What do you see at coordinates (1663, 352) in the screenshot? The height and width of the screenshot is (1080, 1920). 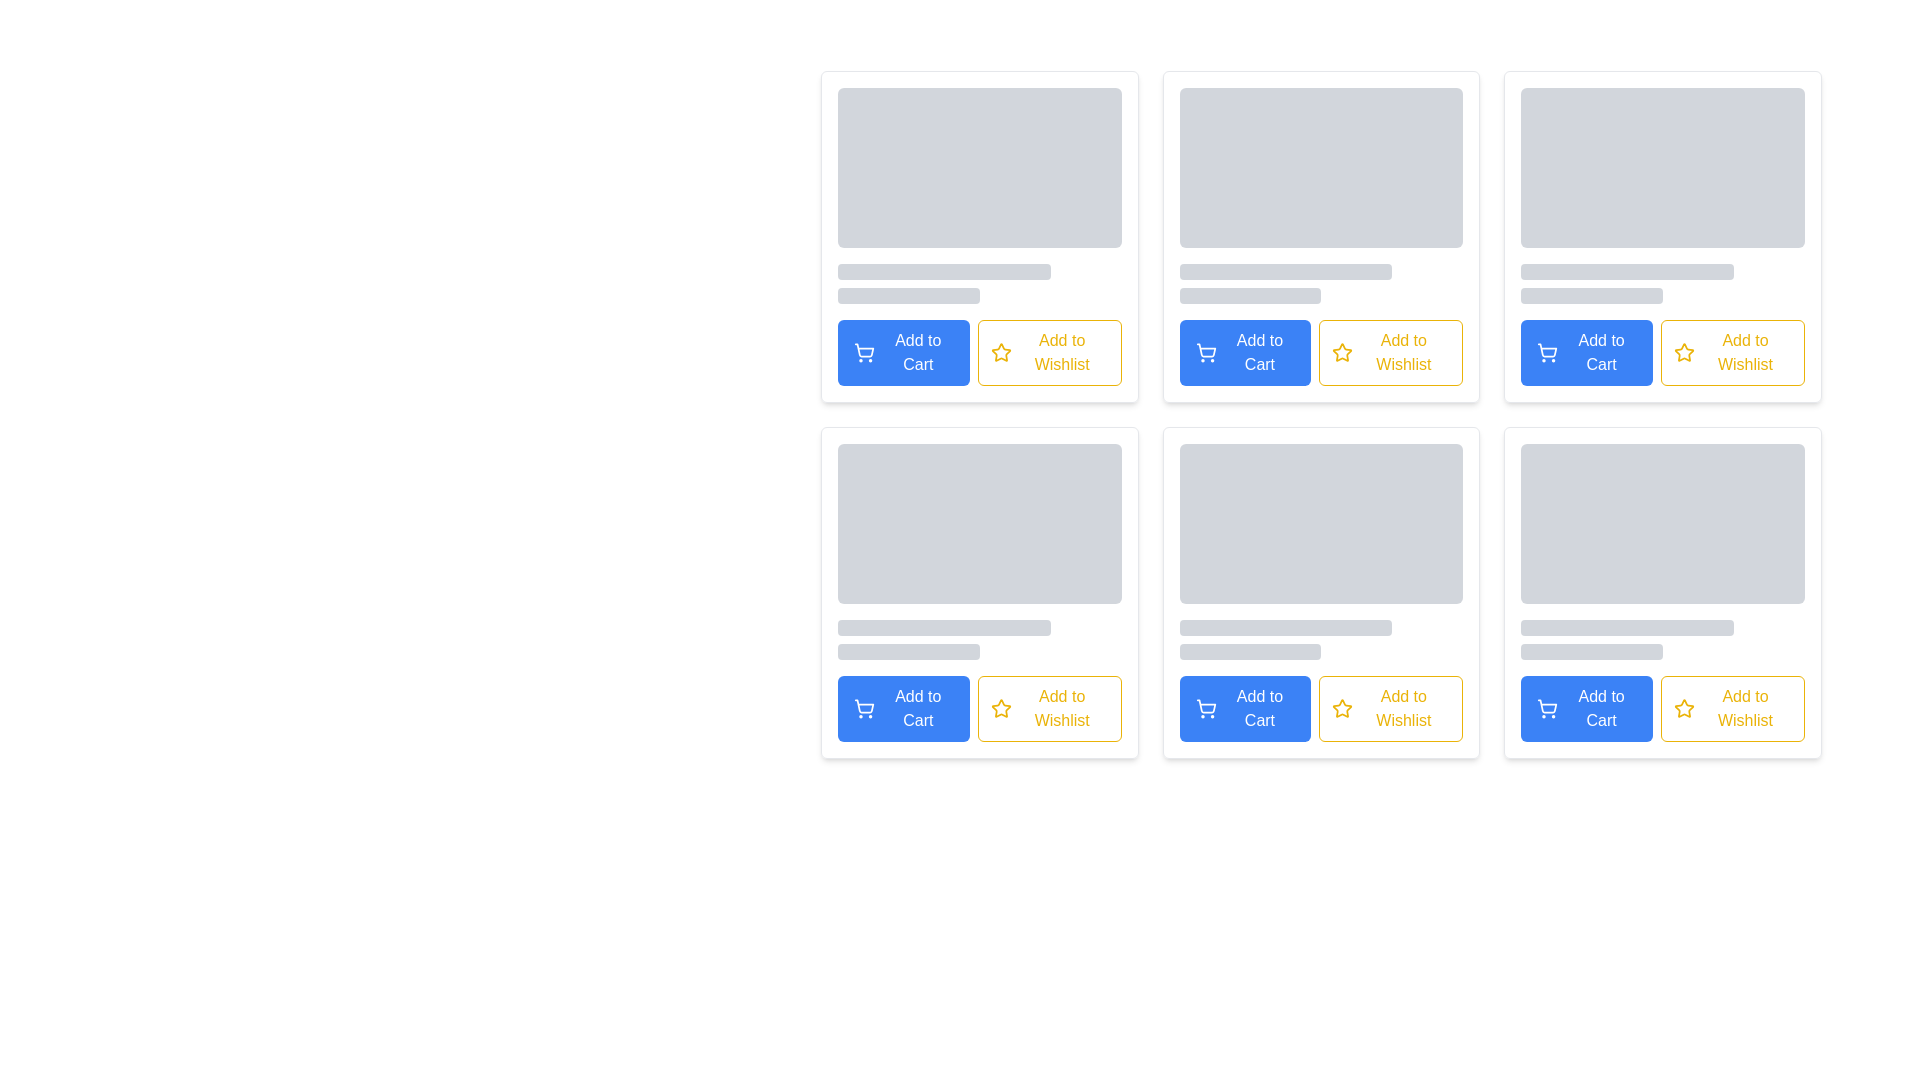 I see `the 'Add to Cart' and 'Add to Wishlist' buttons in the group` at bounding box center [1663, 352].